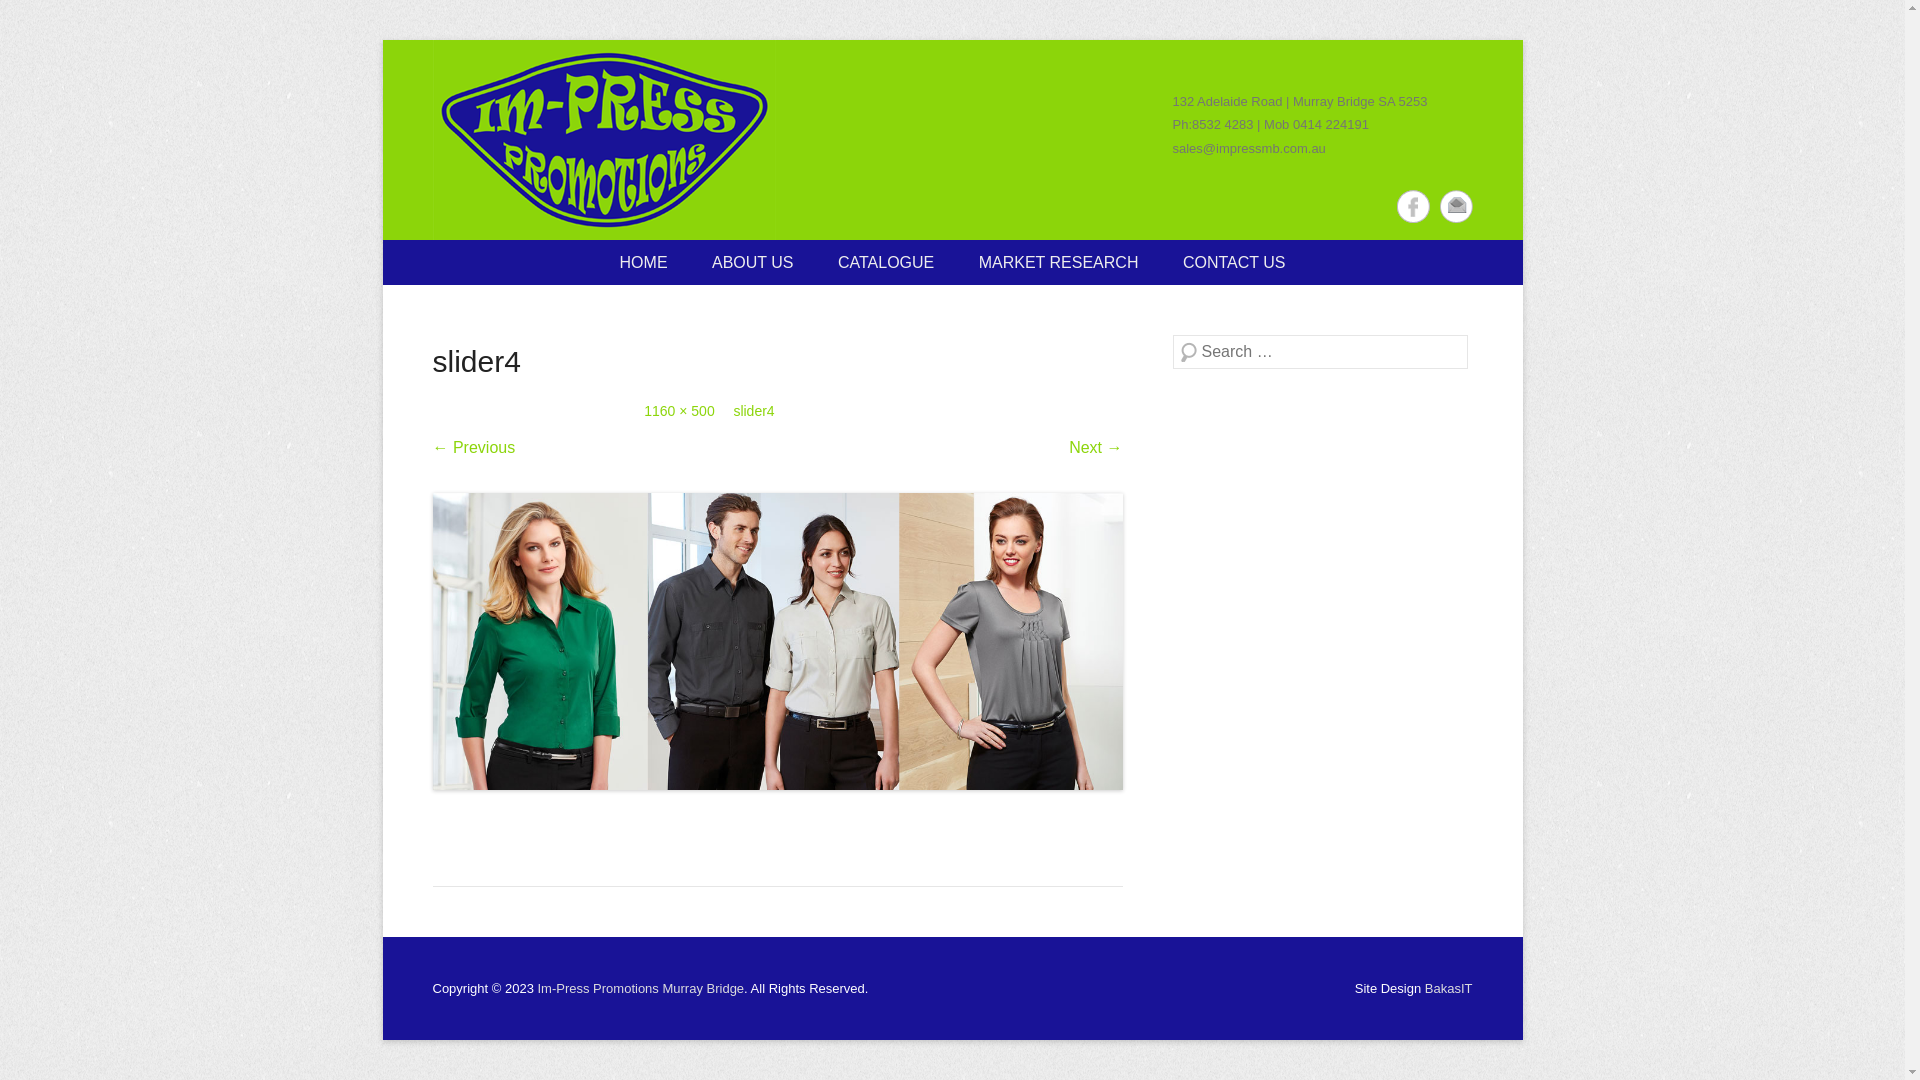  What do you see at coordinates (643, 261) in the screenshot?
I see `'HOME'` at bounding box center [643, 261].